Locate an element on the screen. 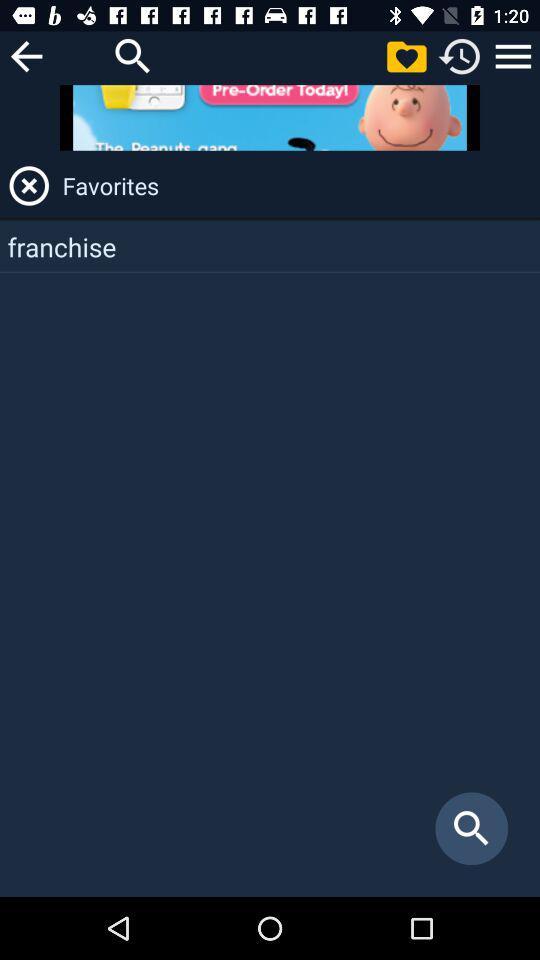  show history is located at coordinates (460, 55).